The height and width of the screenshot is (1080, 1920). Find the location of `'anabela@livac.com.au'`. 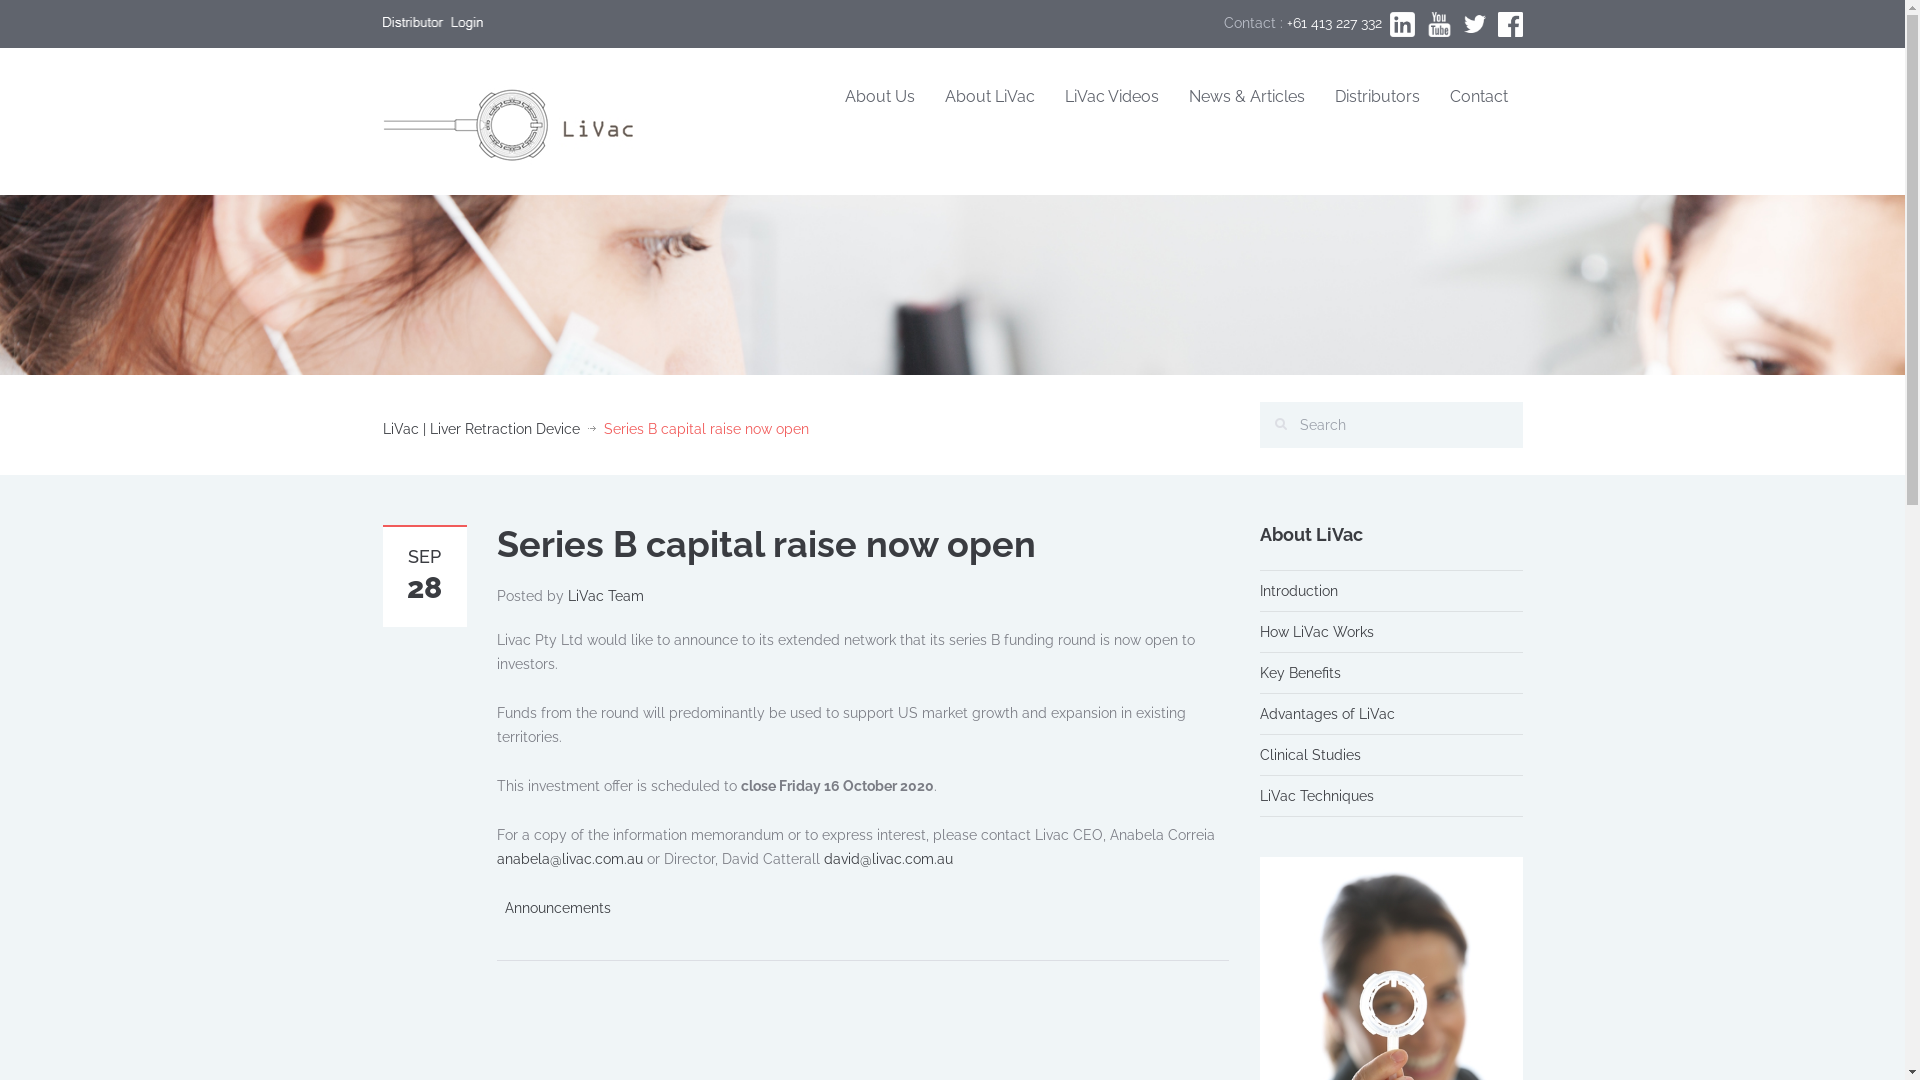

'anabela@livac.com.au' is located at coordinates (568, 858).